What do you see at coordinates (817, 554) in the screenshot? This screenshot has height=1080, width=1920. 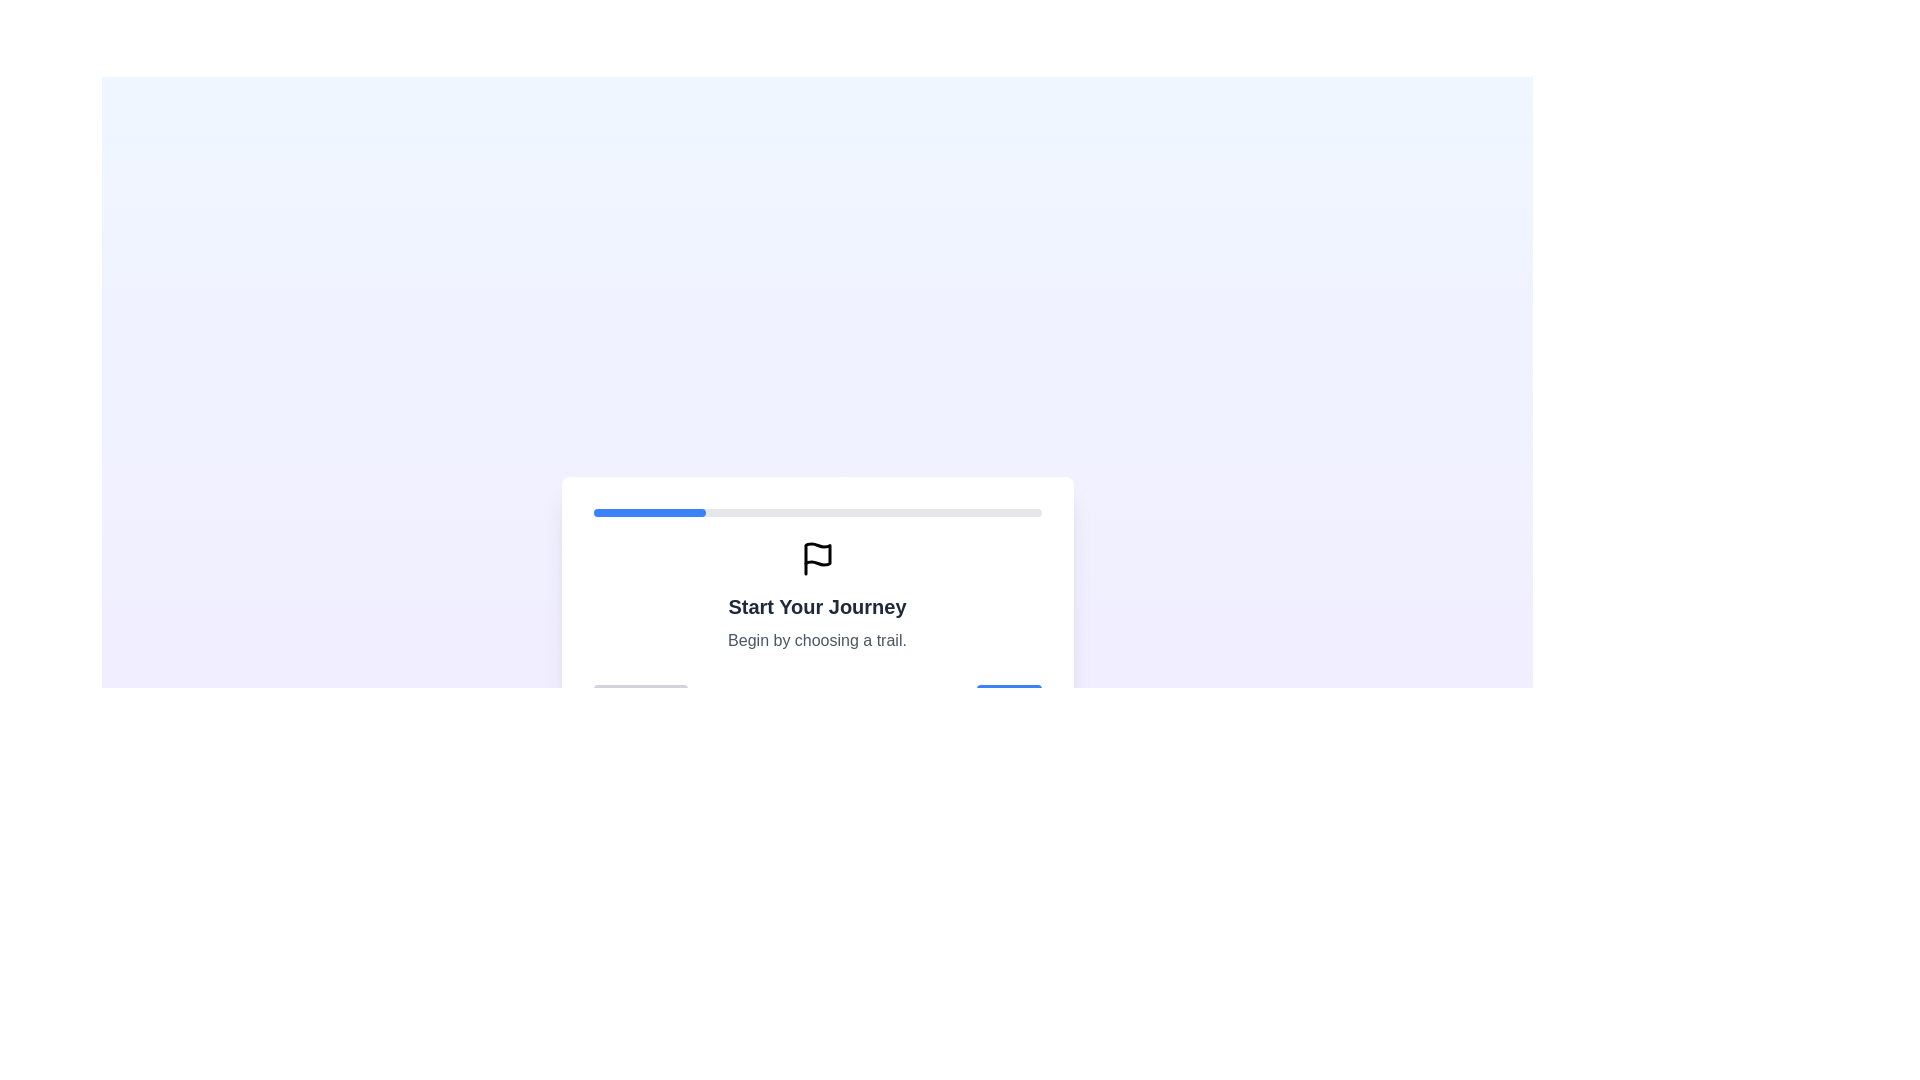 I see `the visual icon located just above the text 'Start Your Journey', which is centrally aligned with the text` at bounding box center [817, 554].